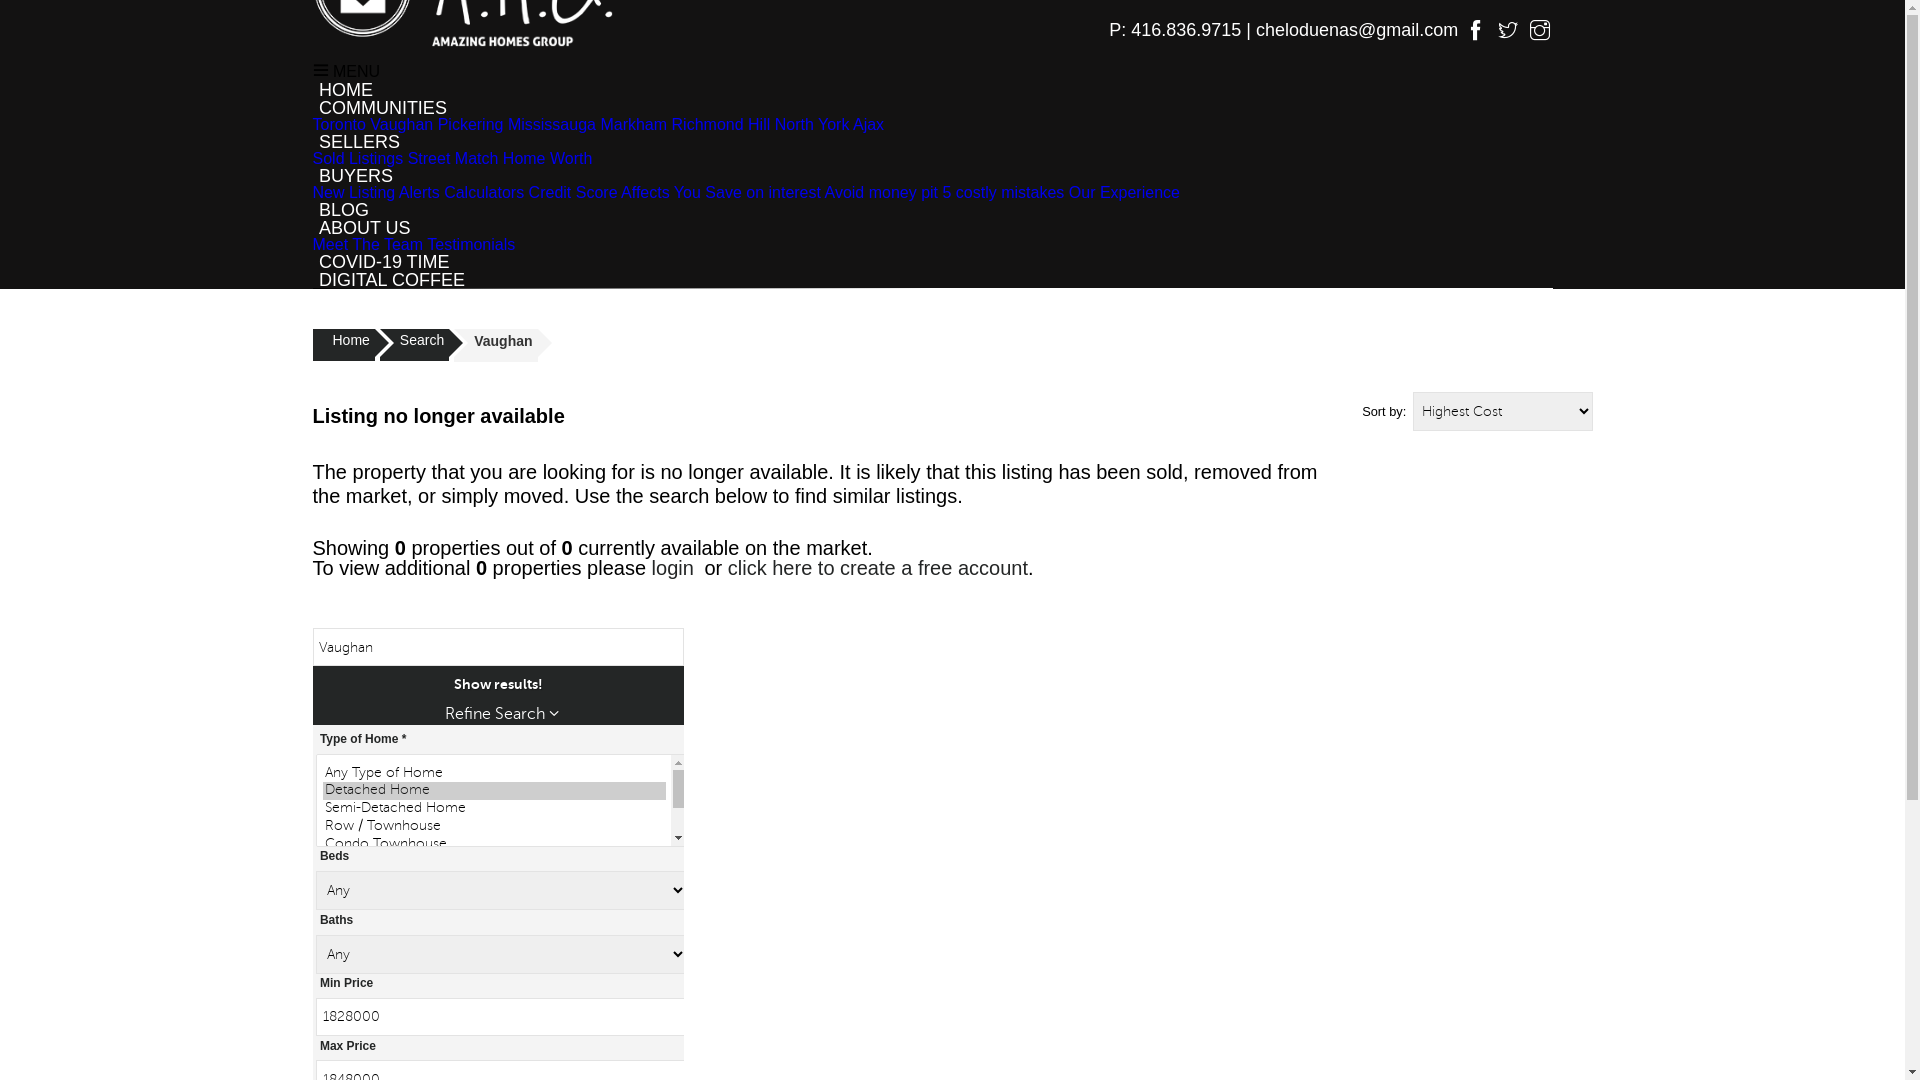 The image size is (1920, 1080). I want to click on '5 costly mistakes', so click(1003, 192).